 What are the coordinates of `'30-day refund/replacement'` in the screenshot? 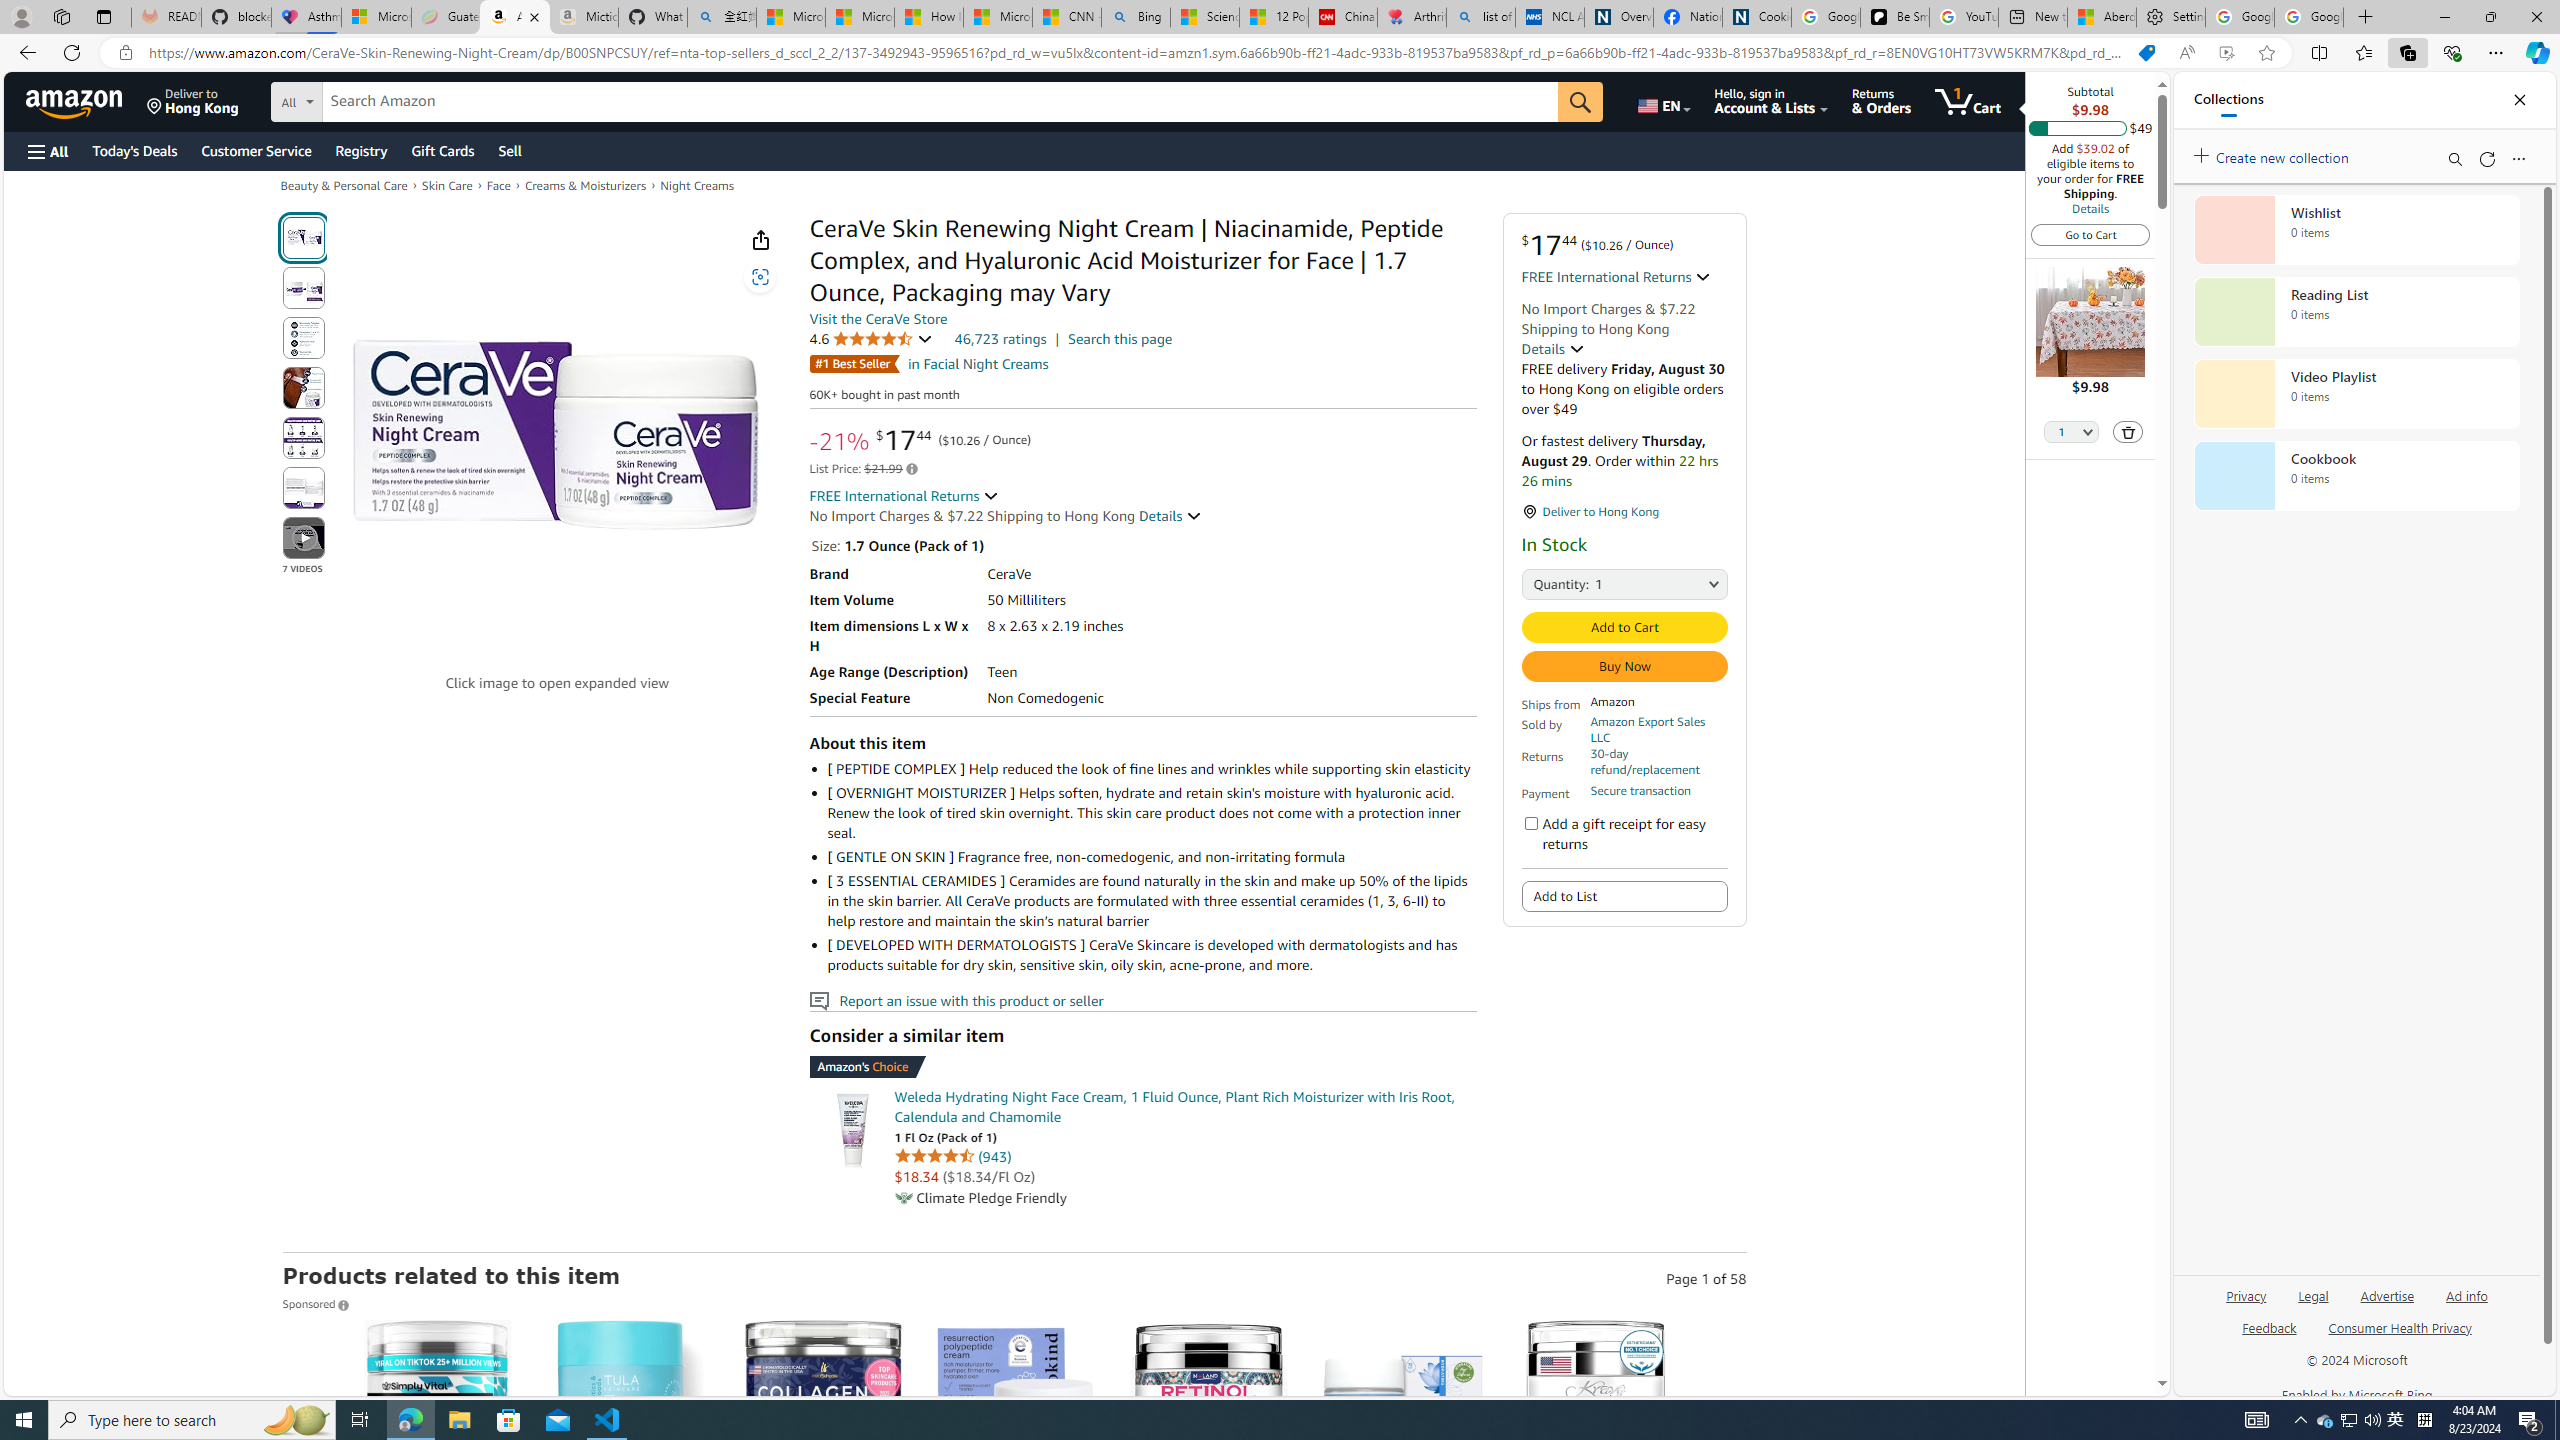 It's located at (1658, 761).